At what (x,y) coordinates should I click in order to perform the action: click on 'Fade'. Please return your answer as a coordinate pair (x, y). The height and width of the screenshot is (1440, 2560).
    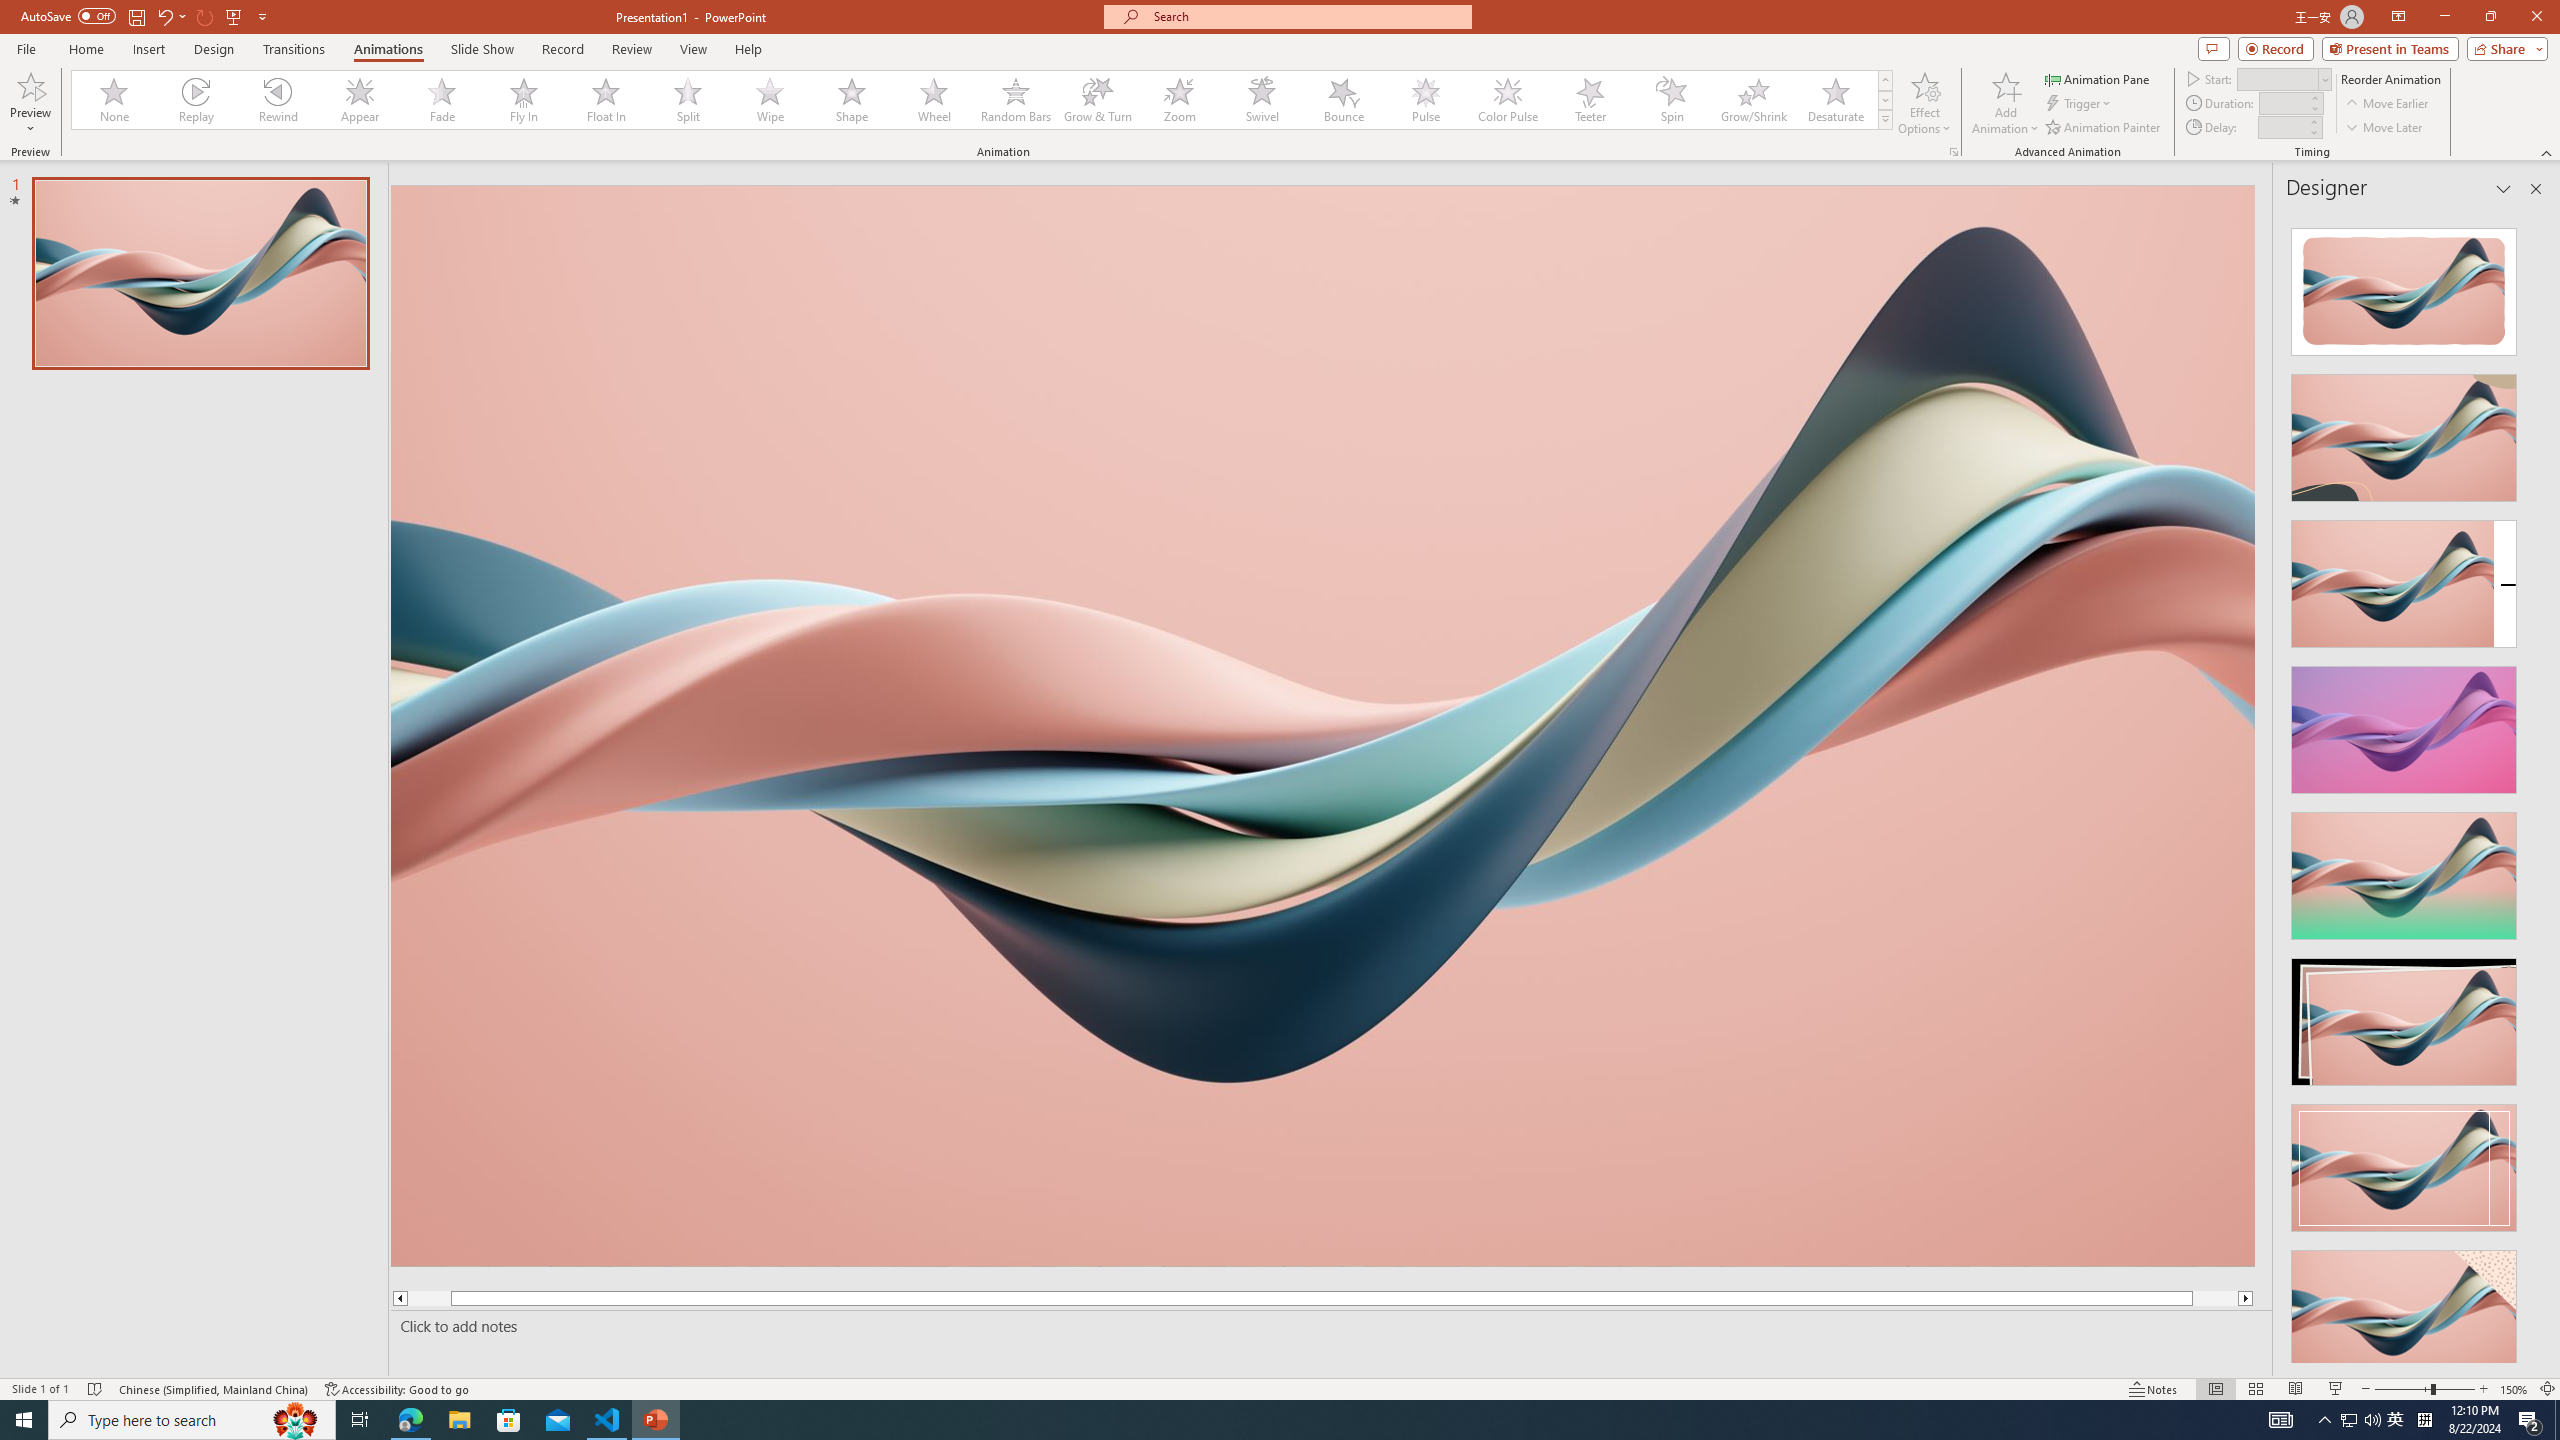
    Looking at the image, I should click on (441, 99).